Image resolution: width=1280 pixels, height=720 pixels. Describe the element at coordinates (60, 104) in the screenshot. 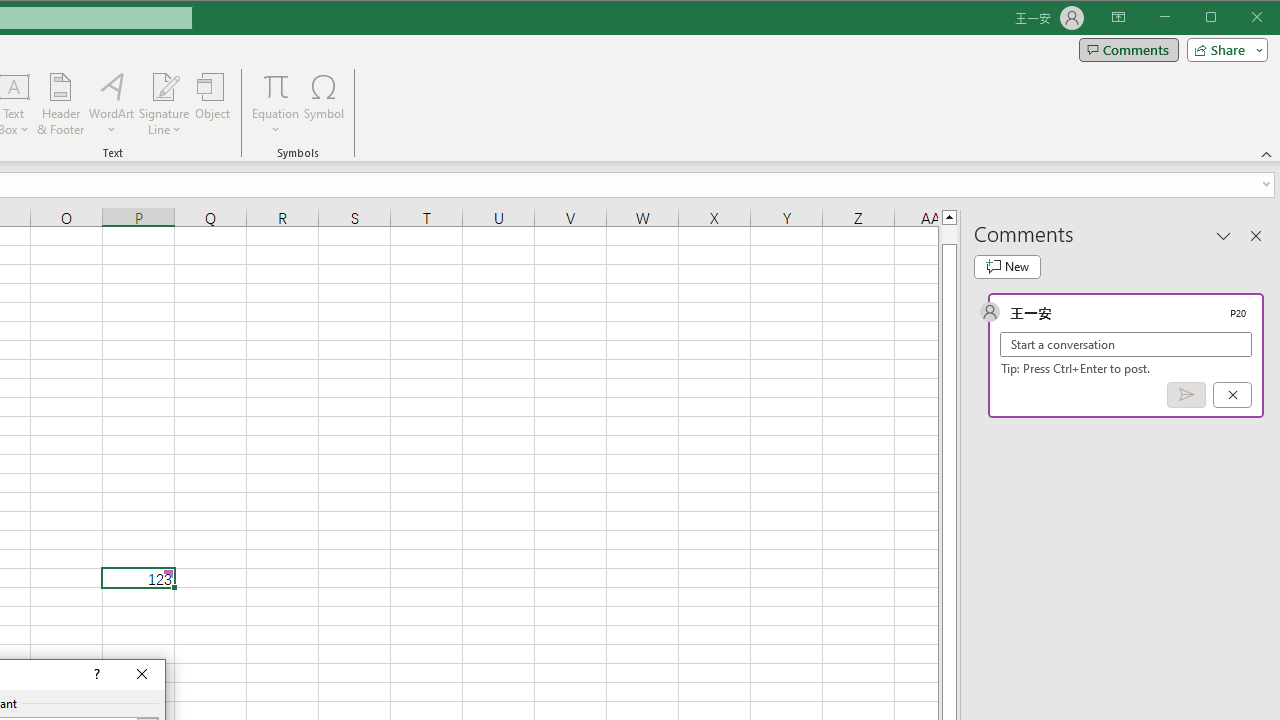

I see `'Header & Footer...'` at that location.